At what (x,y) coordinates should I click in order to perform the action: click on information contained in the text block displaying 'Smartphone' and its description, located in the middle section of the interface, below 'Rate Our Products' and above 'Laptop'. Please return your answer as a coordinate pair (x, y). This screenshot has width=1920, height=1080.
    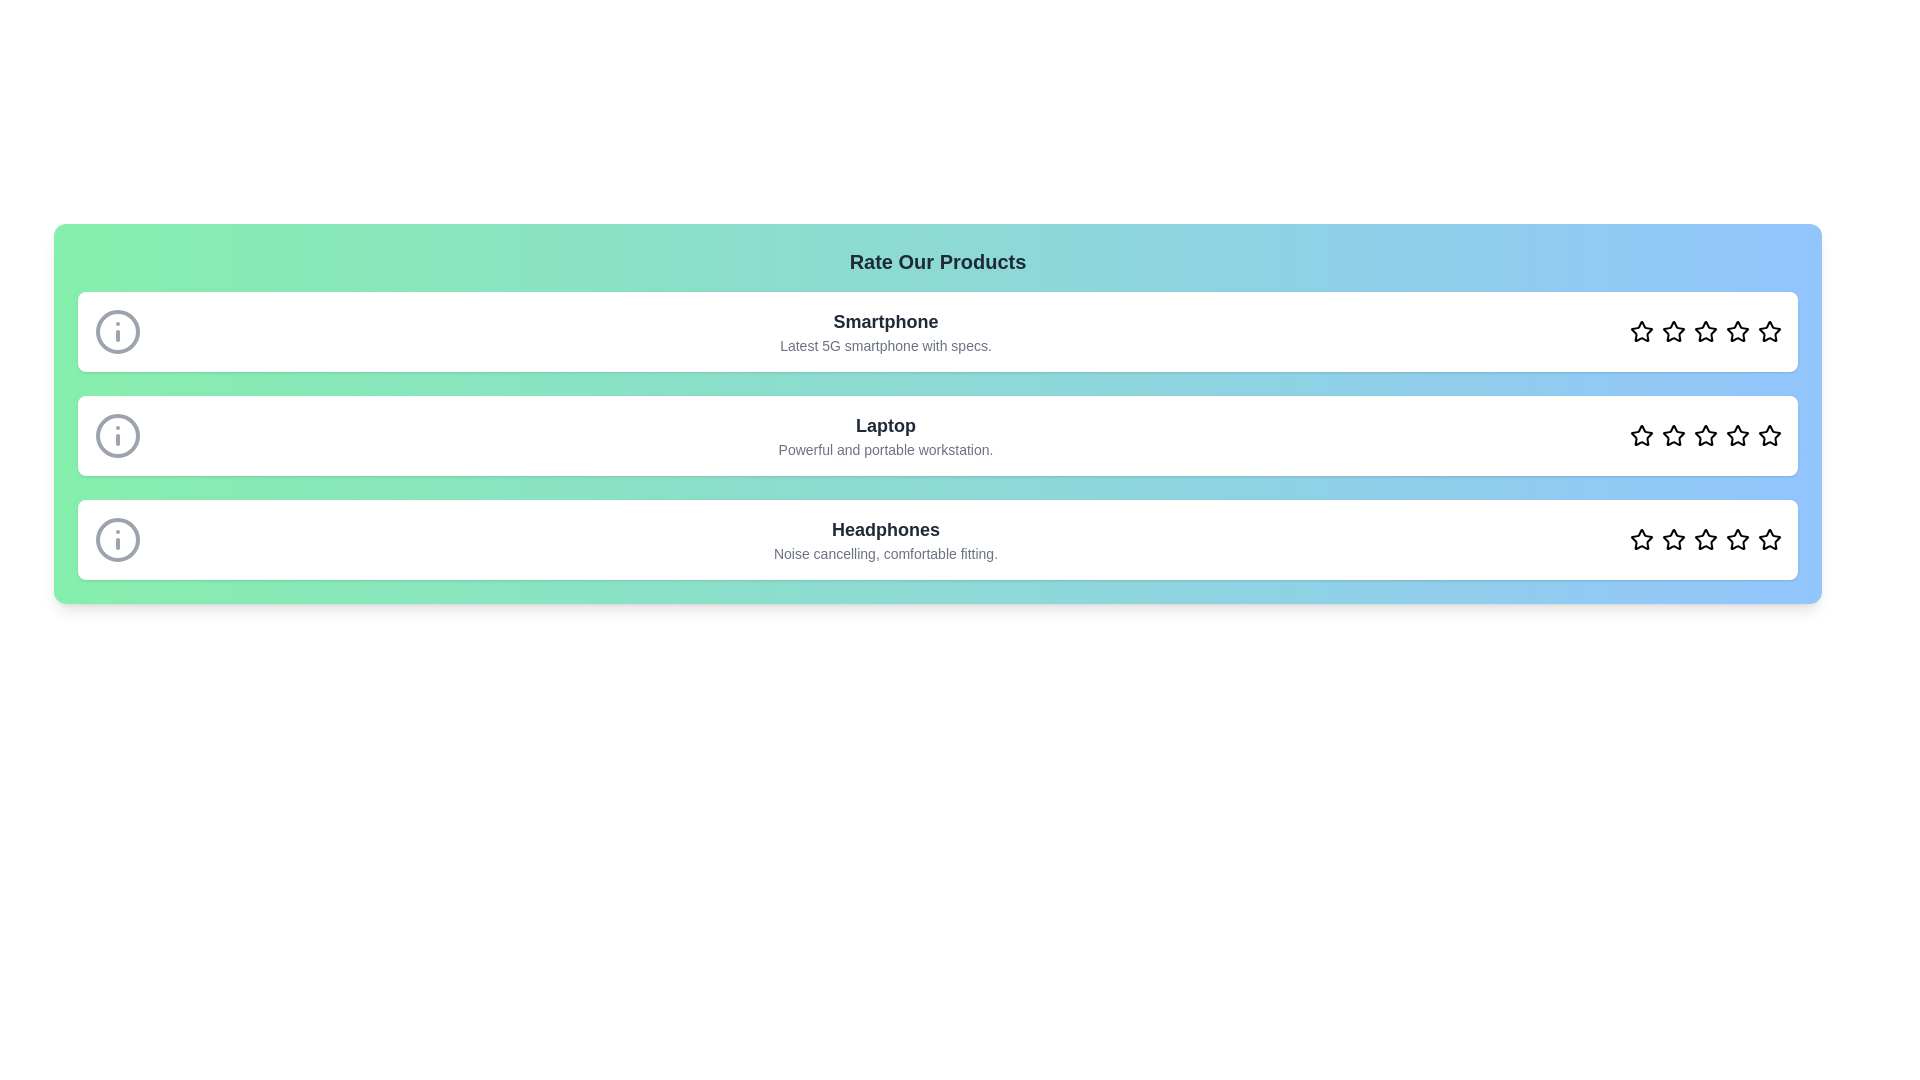
    Looking at the image, I should click on (936, 330).